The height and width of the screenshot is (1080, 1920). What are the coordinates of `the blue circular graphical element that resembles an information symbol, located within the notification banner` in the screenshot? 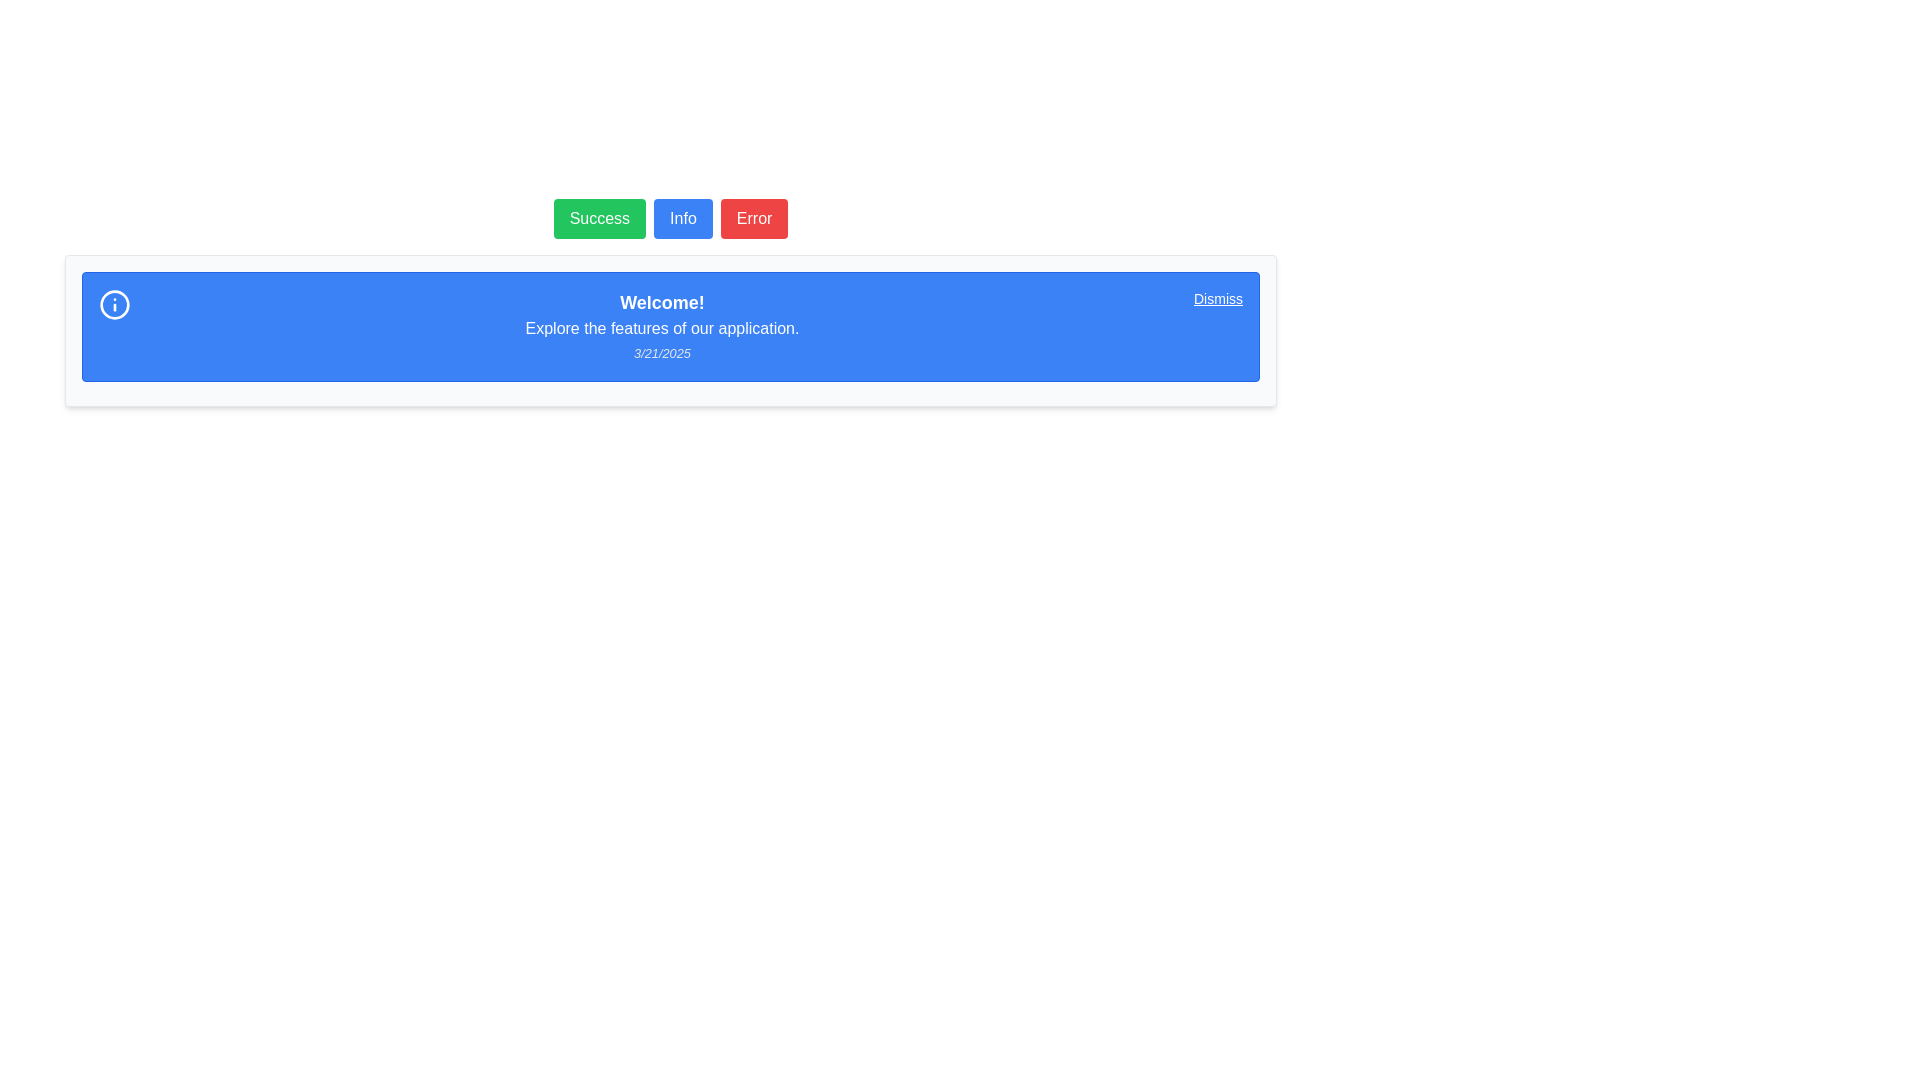 It's located at (114, 304).